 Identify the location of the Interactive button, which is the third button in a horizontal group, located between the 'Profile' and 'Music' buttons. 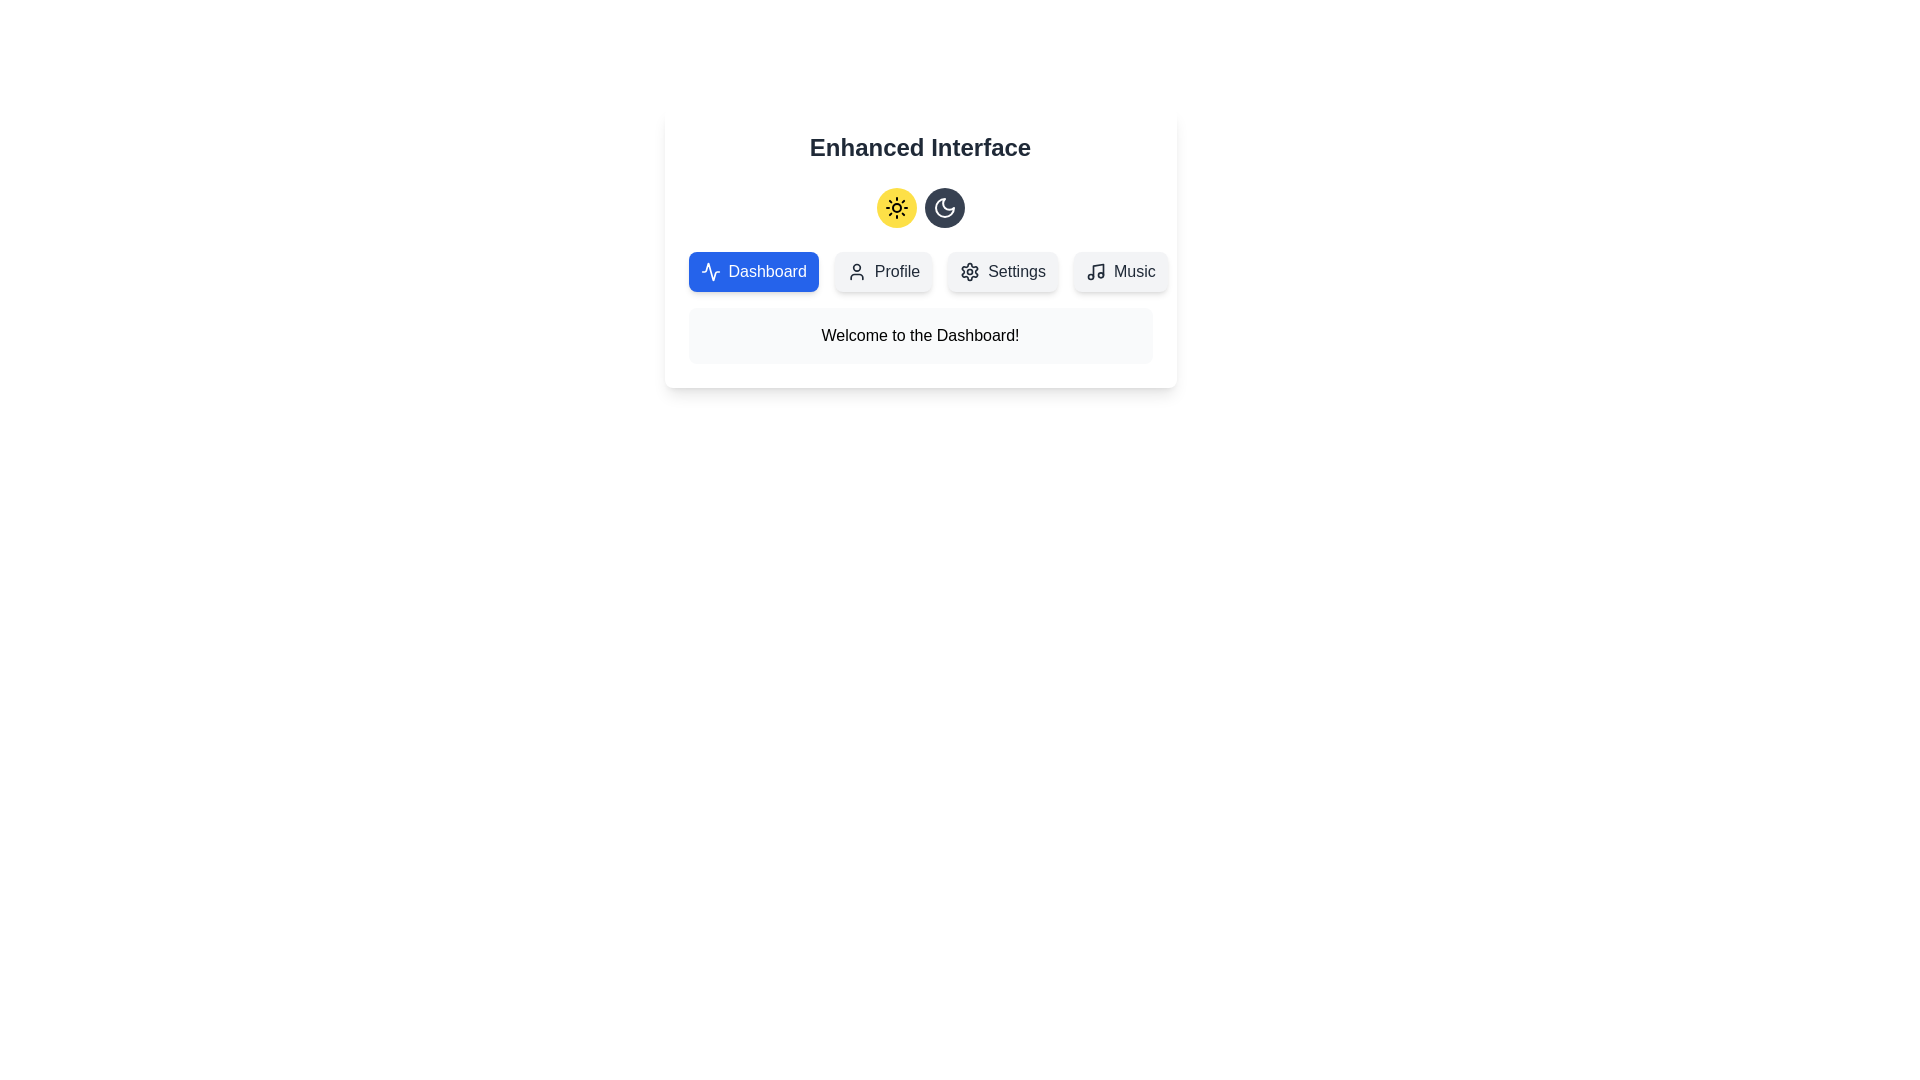
(1003, 272).